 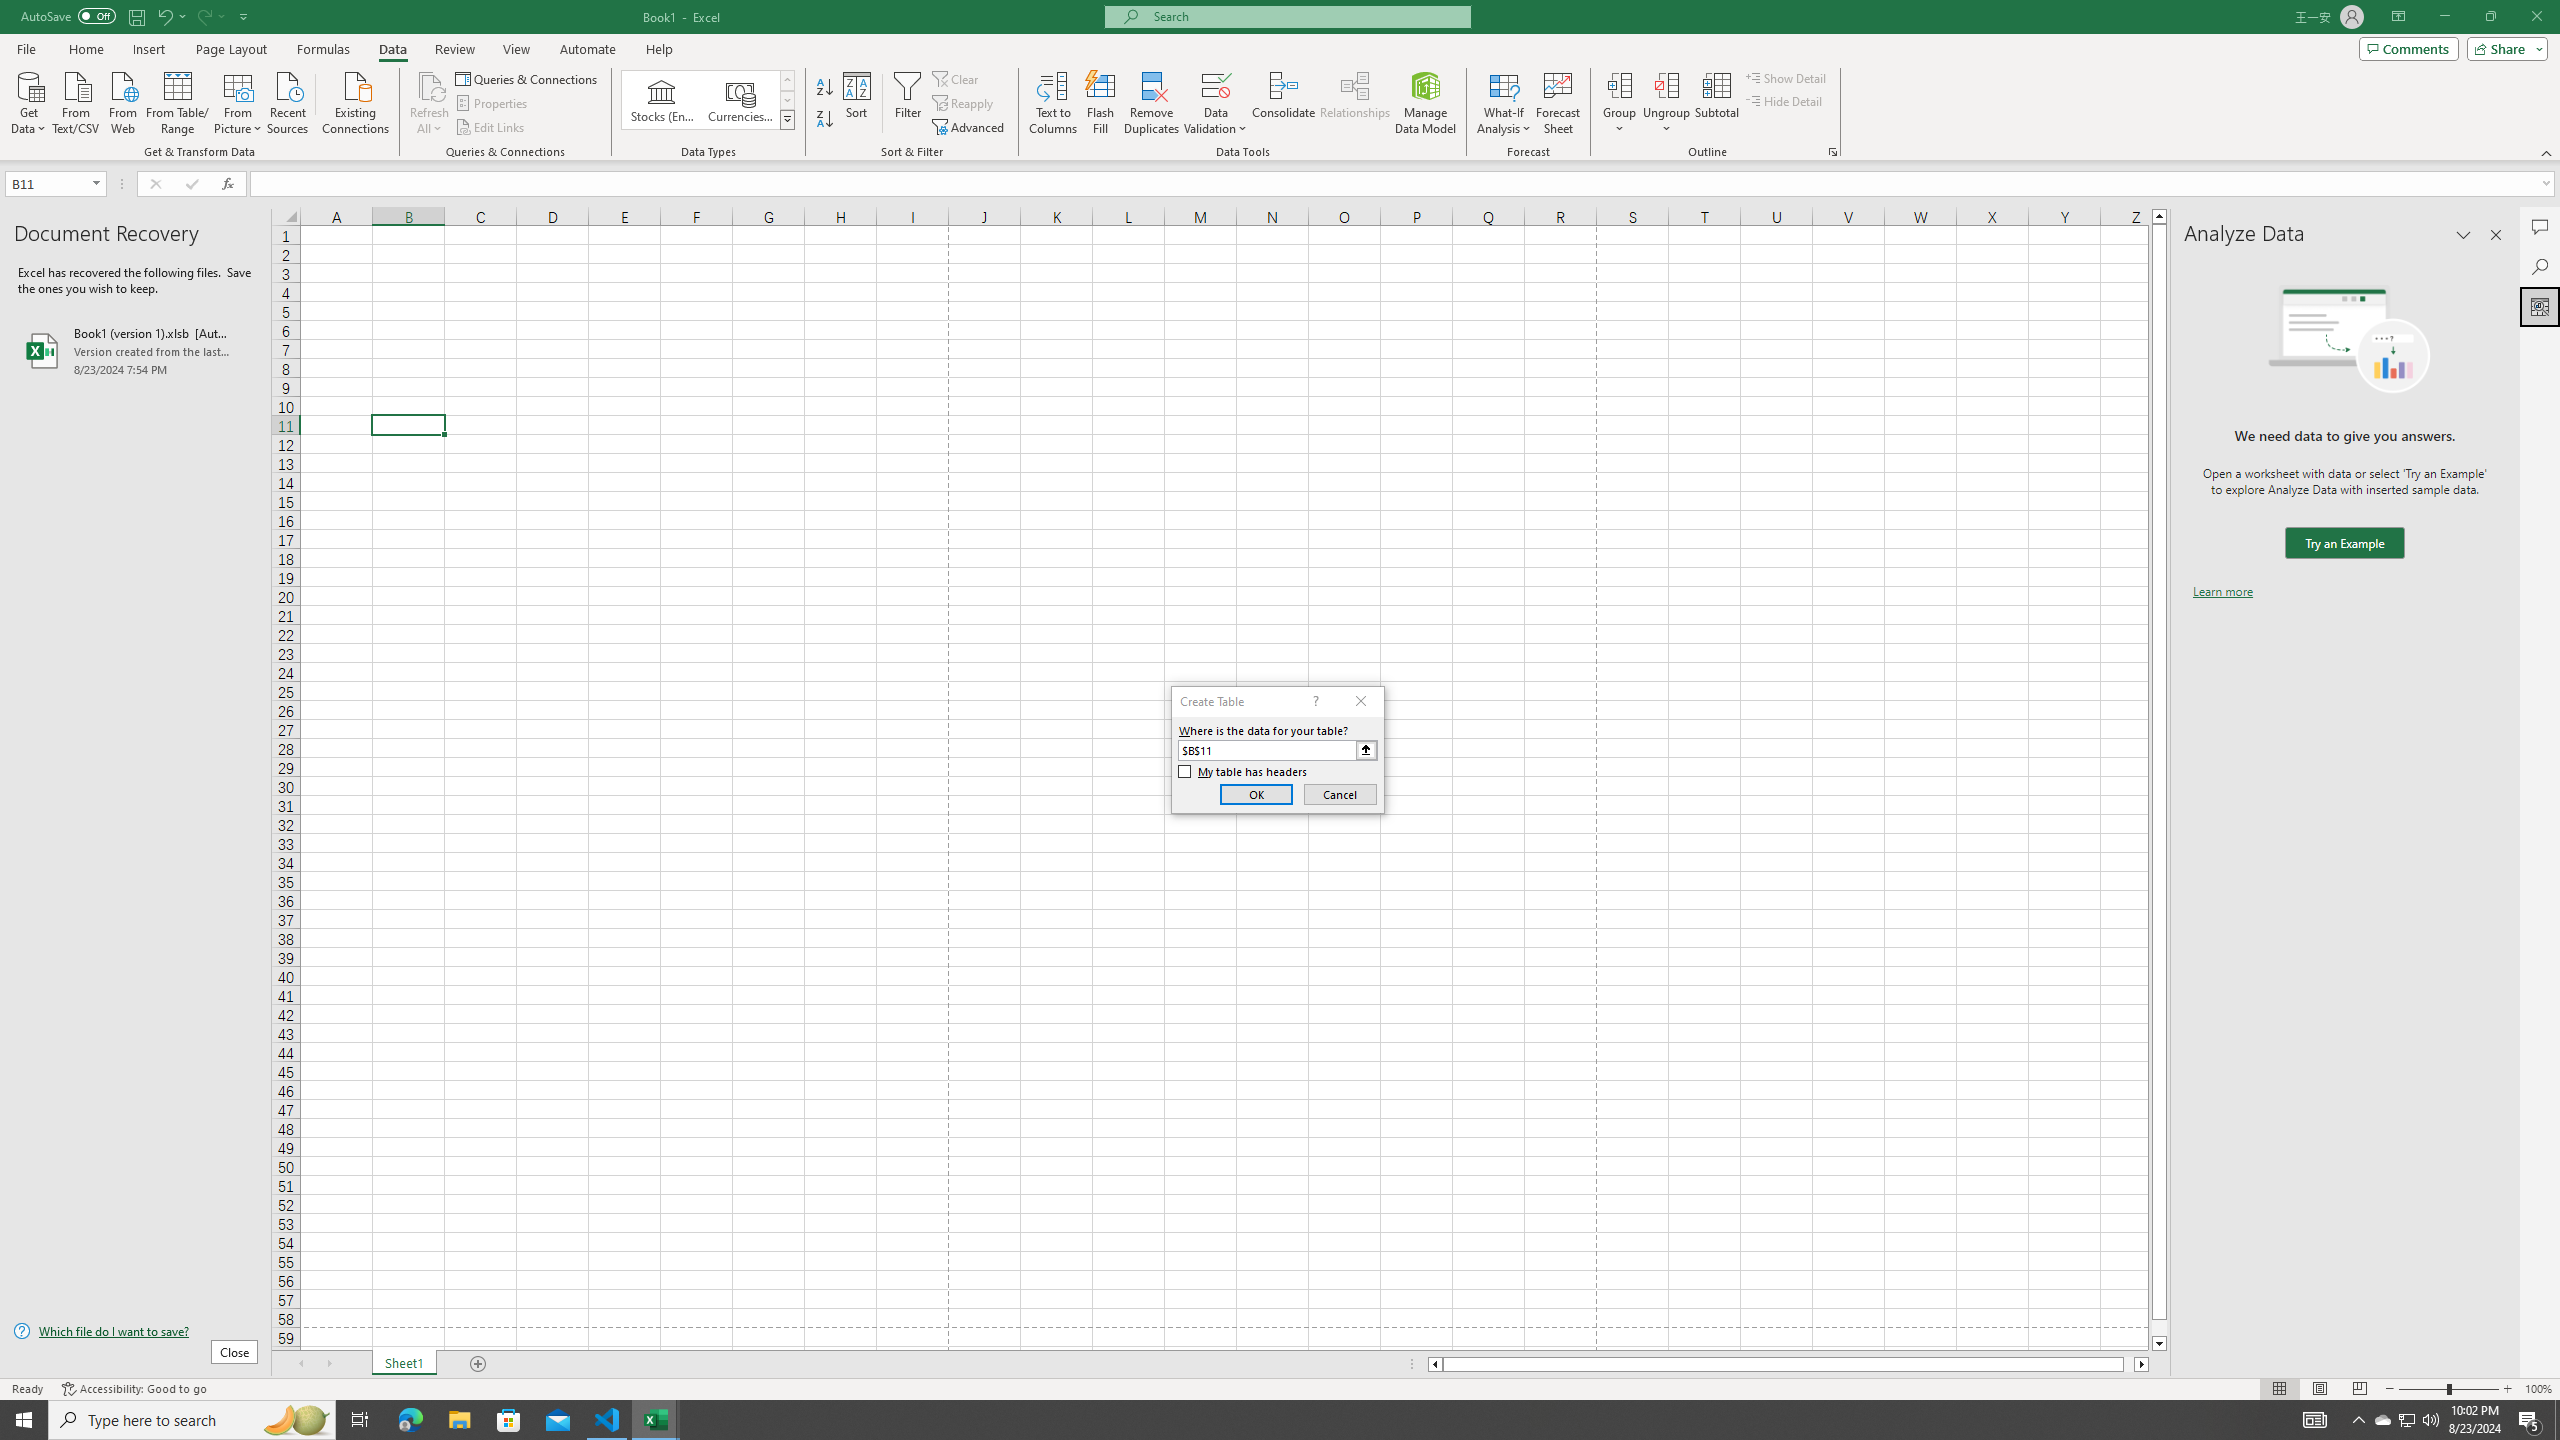 I want to click on 'Row Down', so click(x=787, y=99).